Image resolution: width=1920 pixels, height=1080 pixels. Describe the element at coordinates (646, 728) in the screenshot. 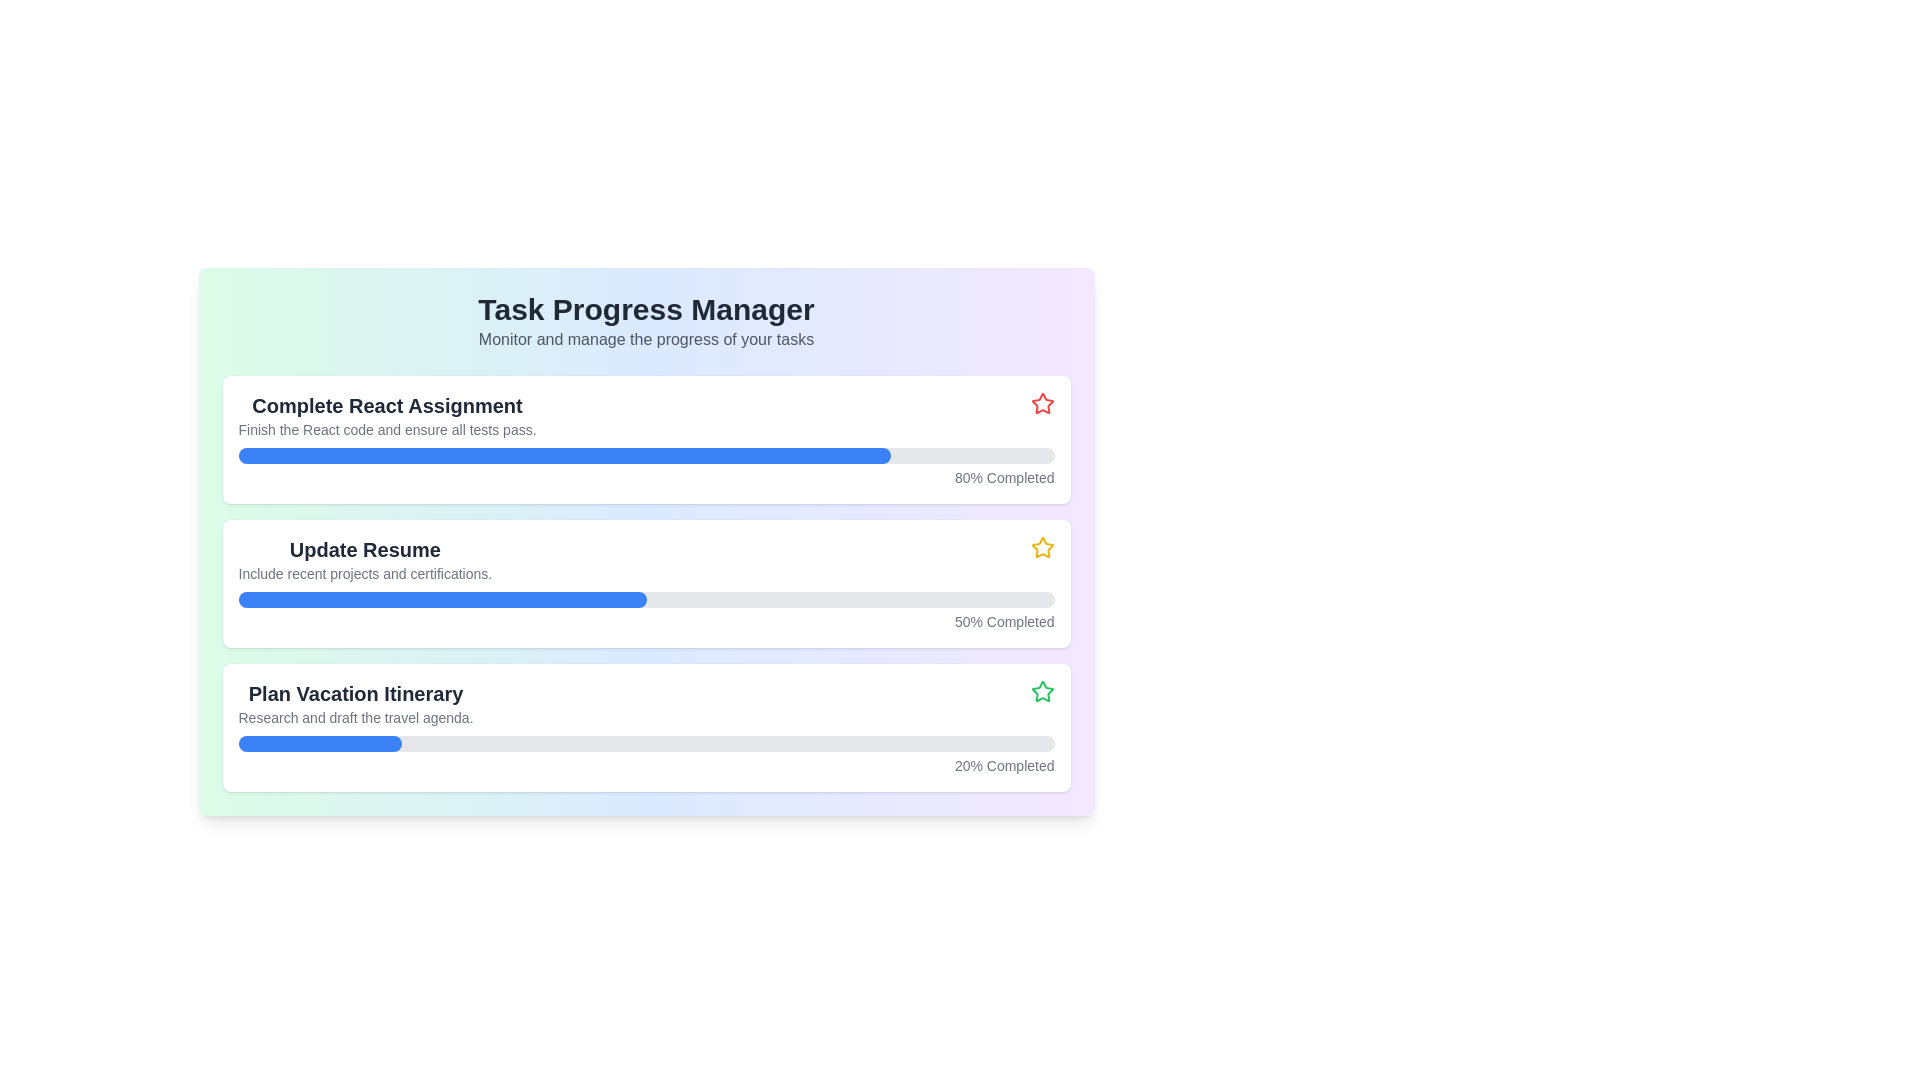

I see `the progress status on the progress bar of the task overview component titled 'Plan Vacation Itinerary', which is the last element in the vertical stack of task items` at that location.